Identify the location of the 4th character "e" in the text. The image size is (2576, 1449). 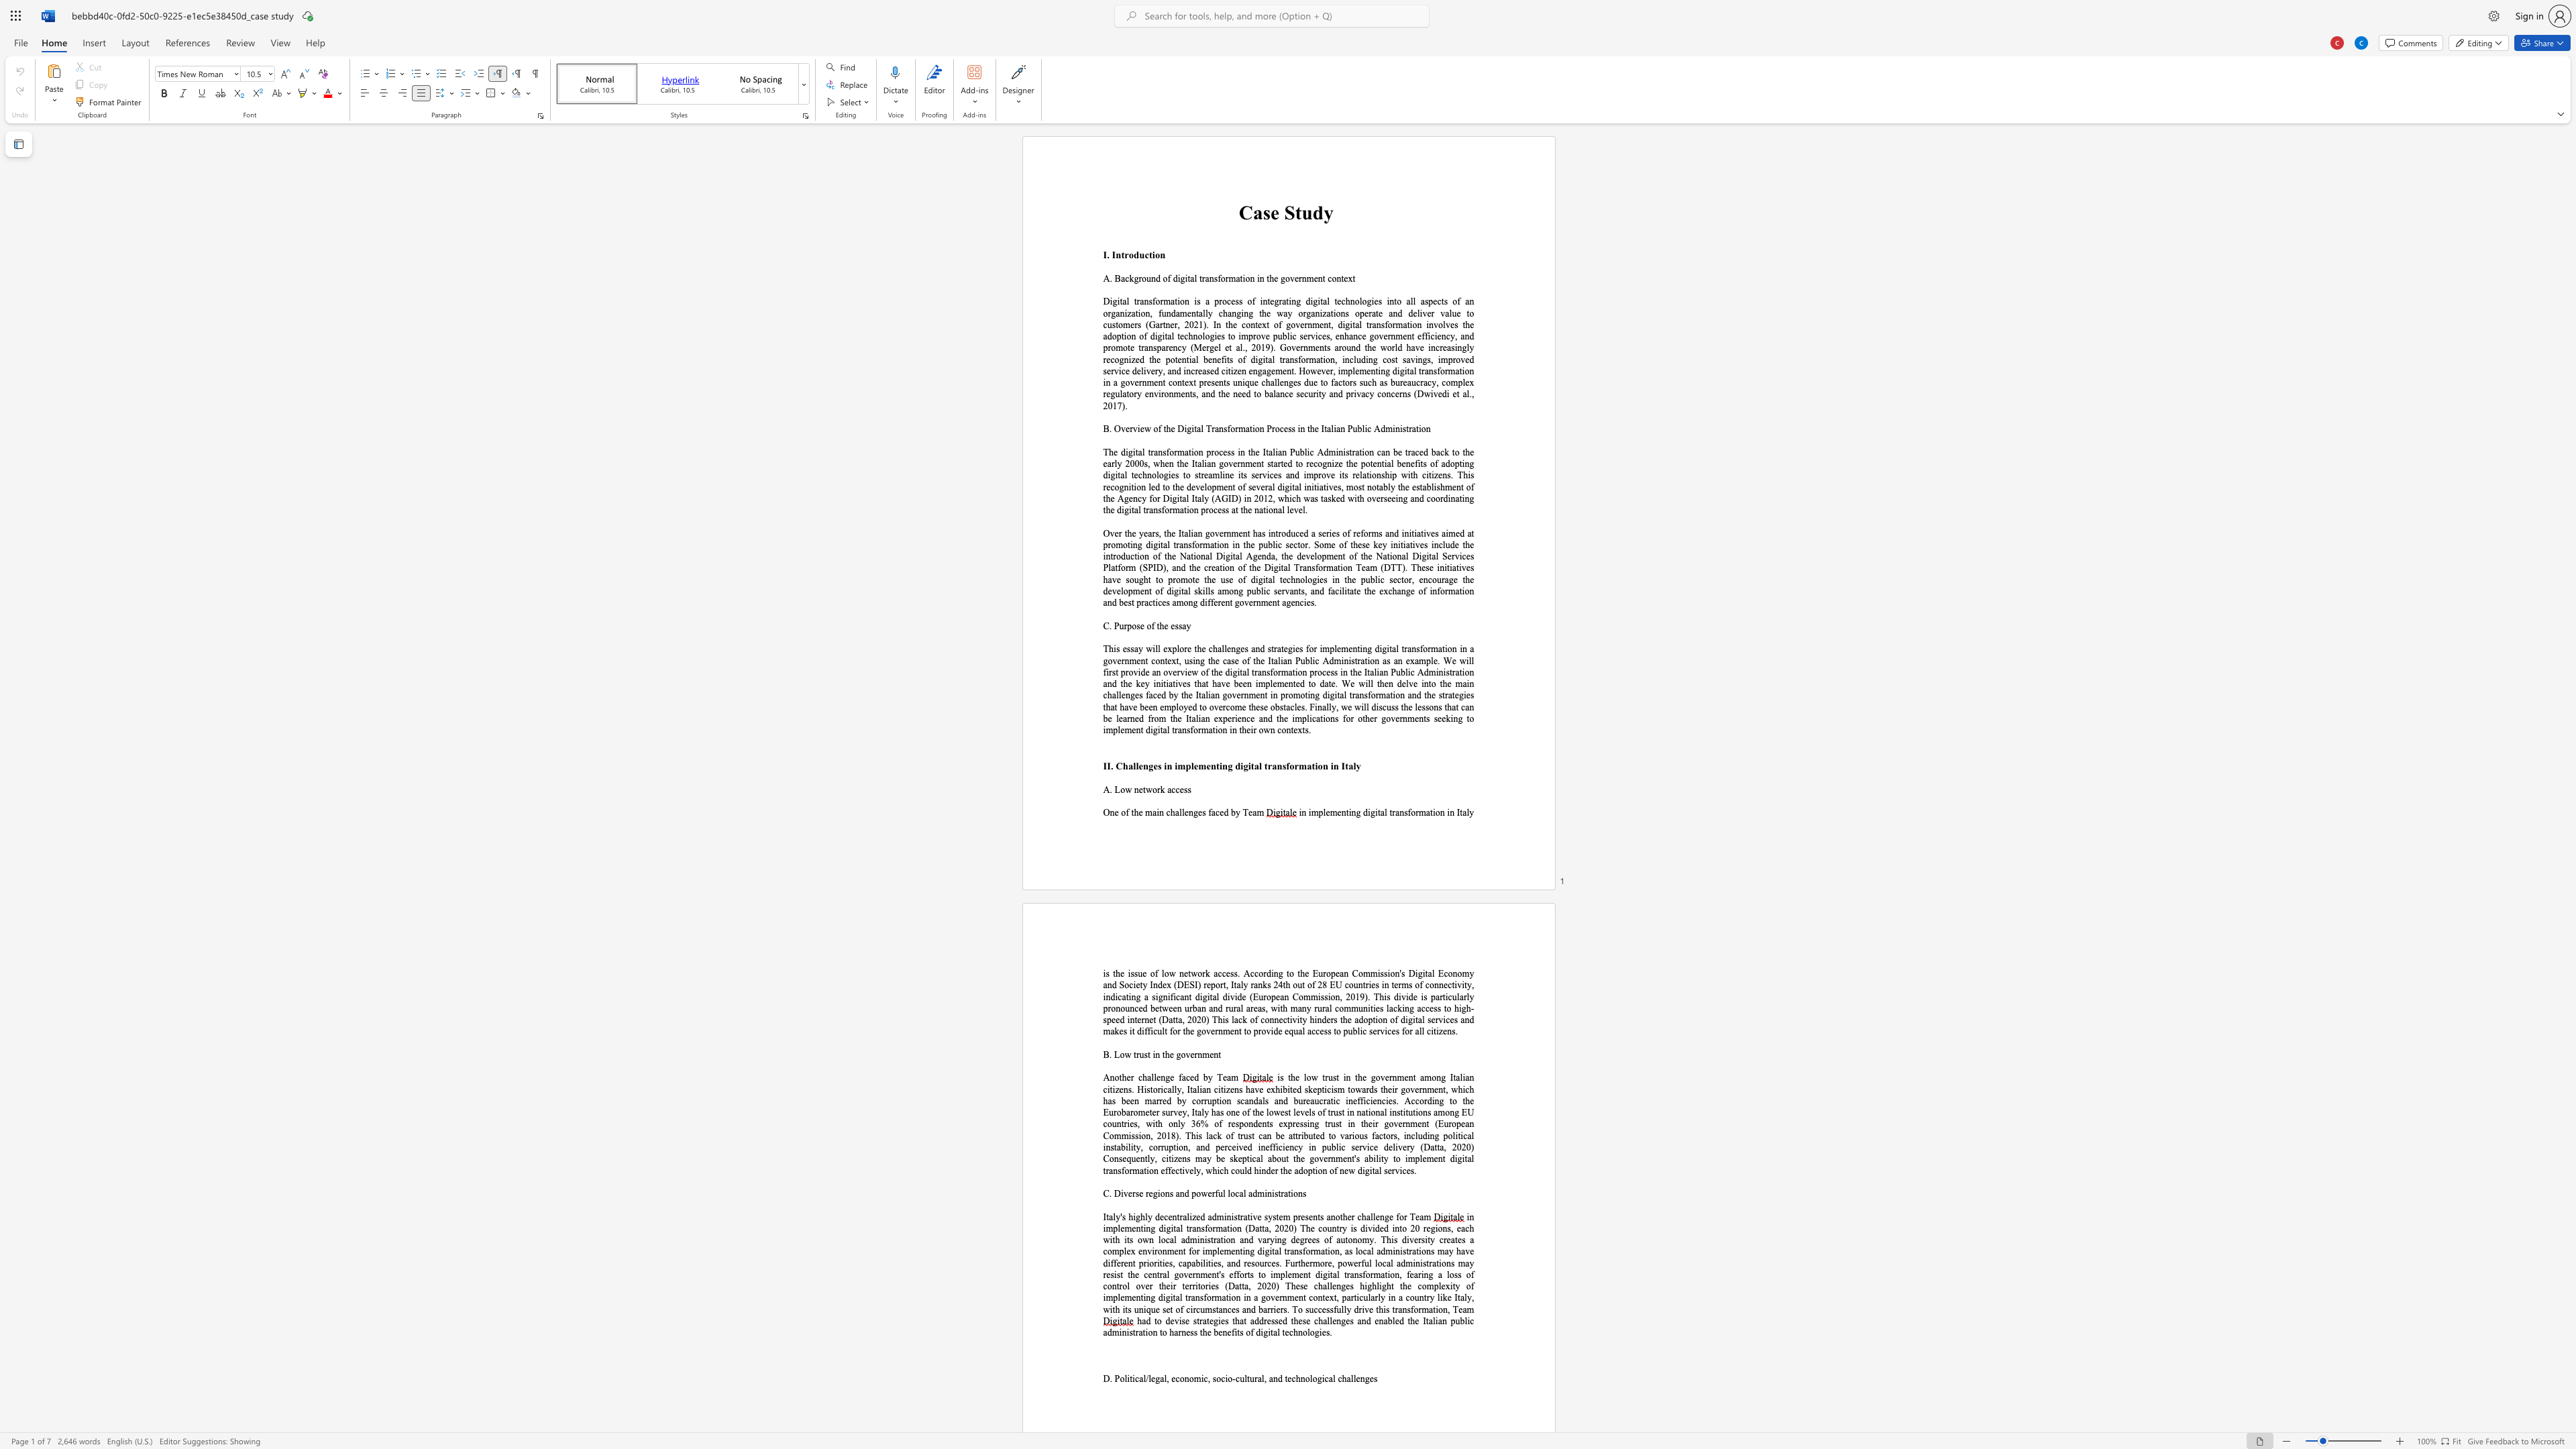
(1264, 707).